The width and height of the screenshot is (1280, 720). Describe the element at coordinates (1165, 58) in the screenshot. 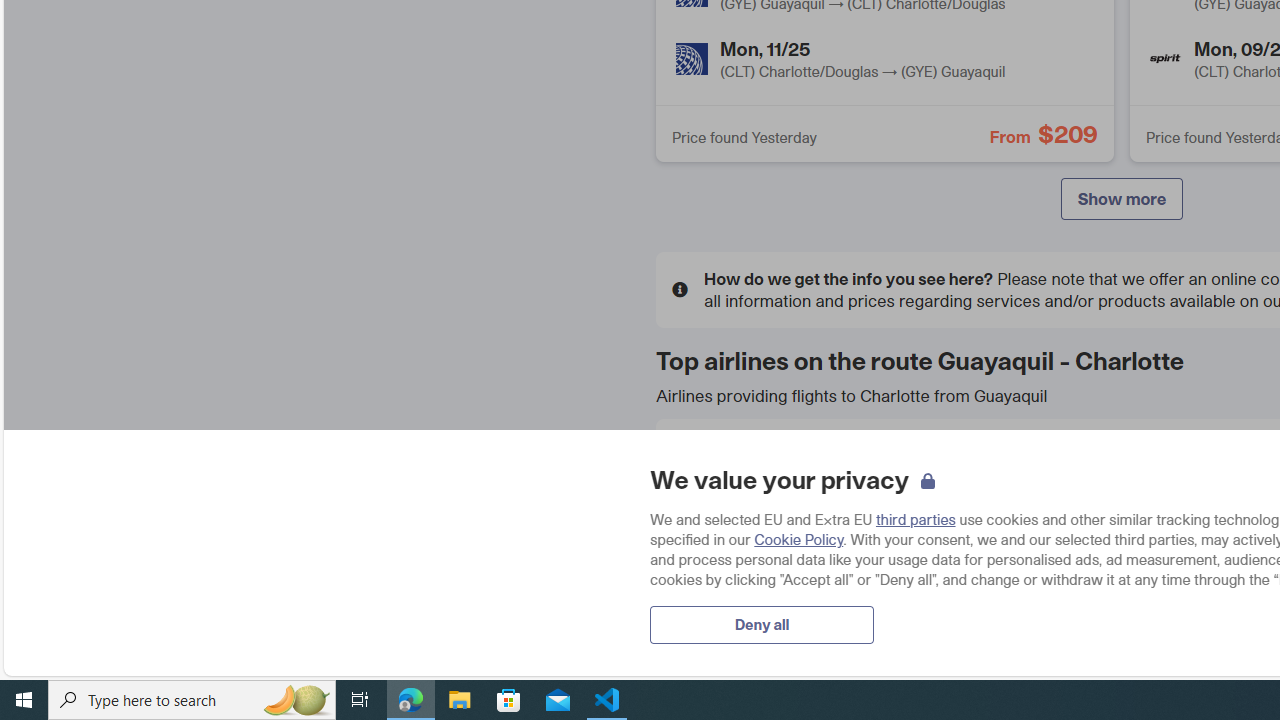

I see `'Spirit Airlines'` at that location.